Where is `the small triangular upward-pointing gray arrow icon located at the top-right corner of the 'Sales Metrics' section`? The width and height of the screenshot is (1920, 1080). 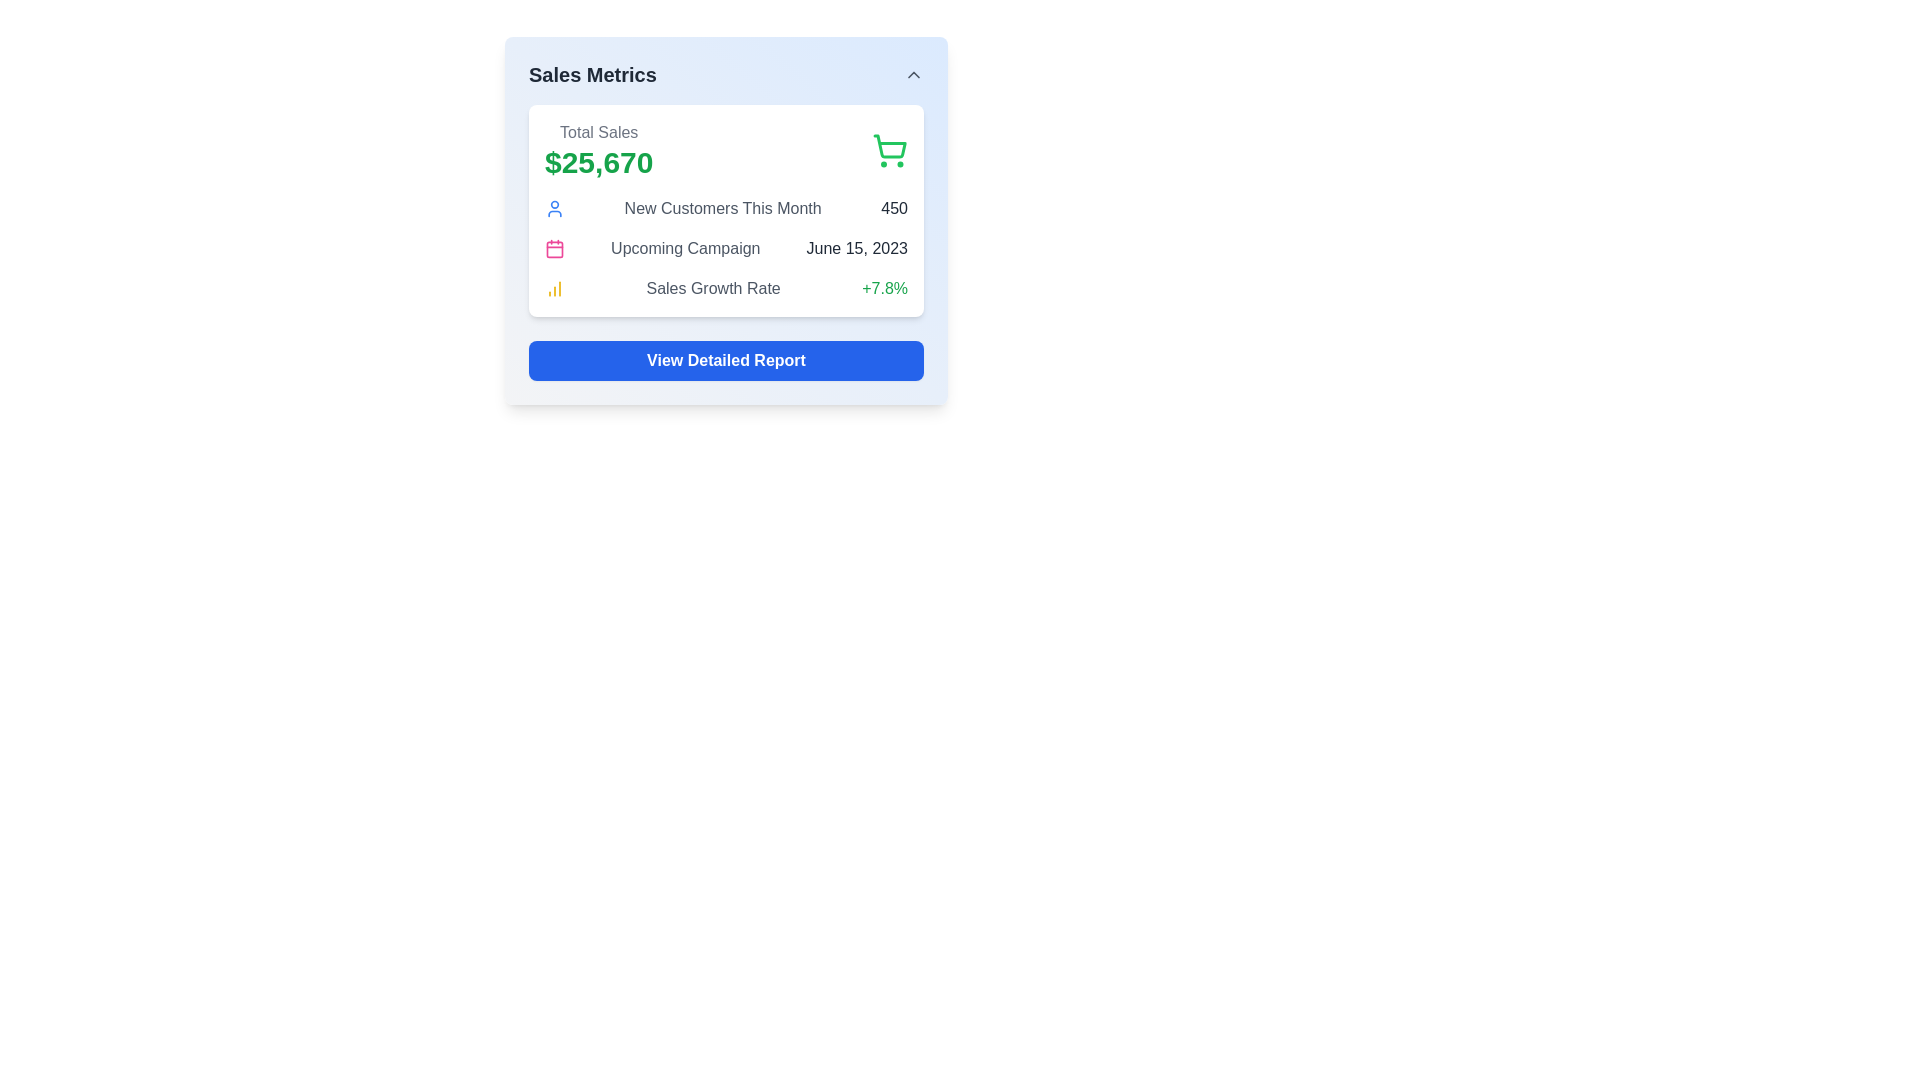
the small triangular upward-pointing gray arrow icon located at the top-right corner of the 'Sales Metrics' section is located at coordinates (912, 73).